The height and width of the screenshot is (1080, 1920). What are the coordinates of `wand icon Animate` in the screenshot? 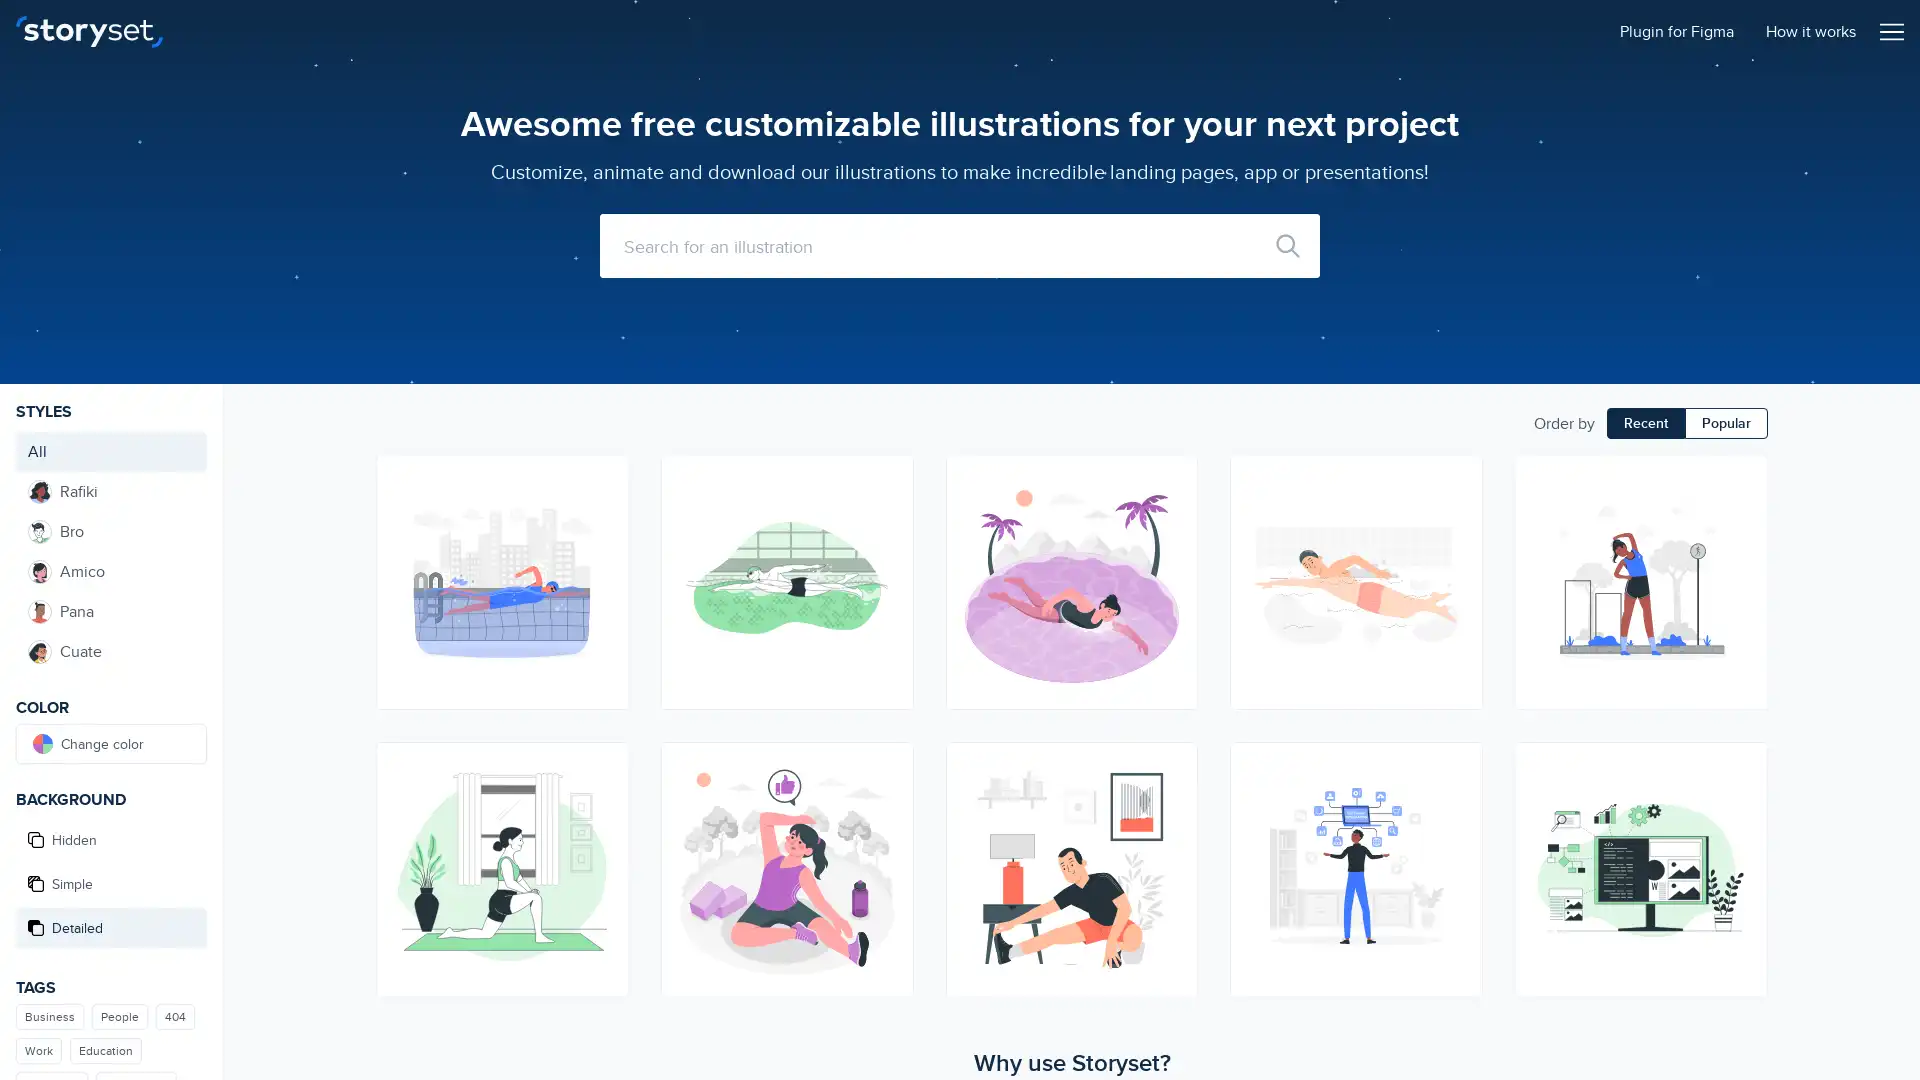 It's located at (887, 479).